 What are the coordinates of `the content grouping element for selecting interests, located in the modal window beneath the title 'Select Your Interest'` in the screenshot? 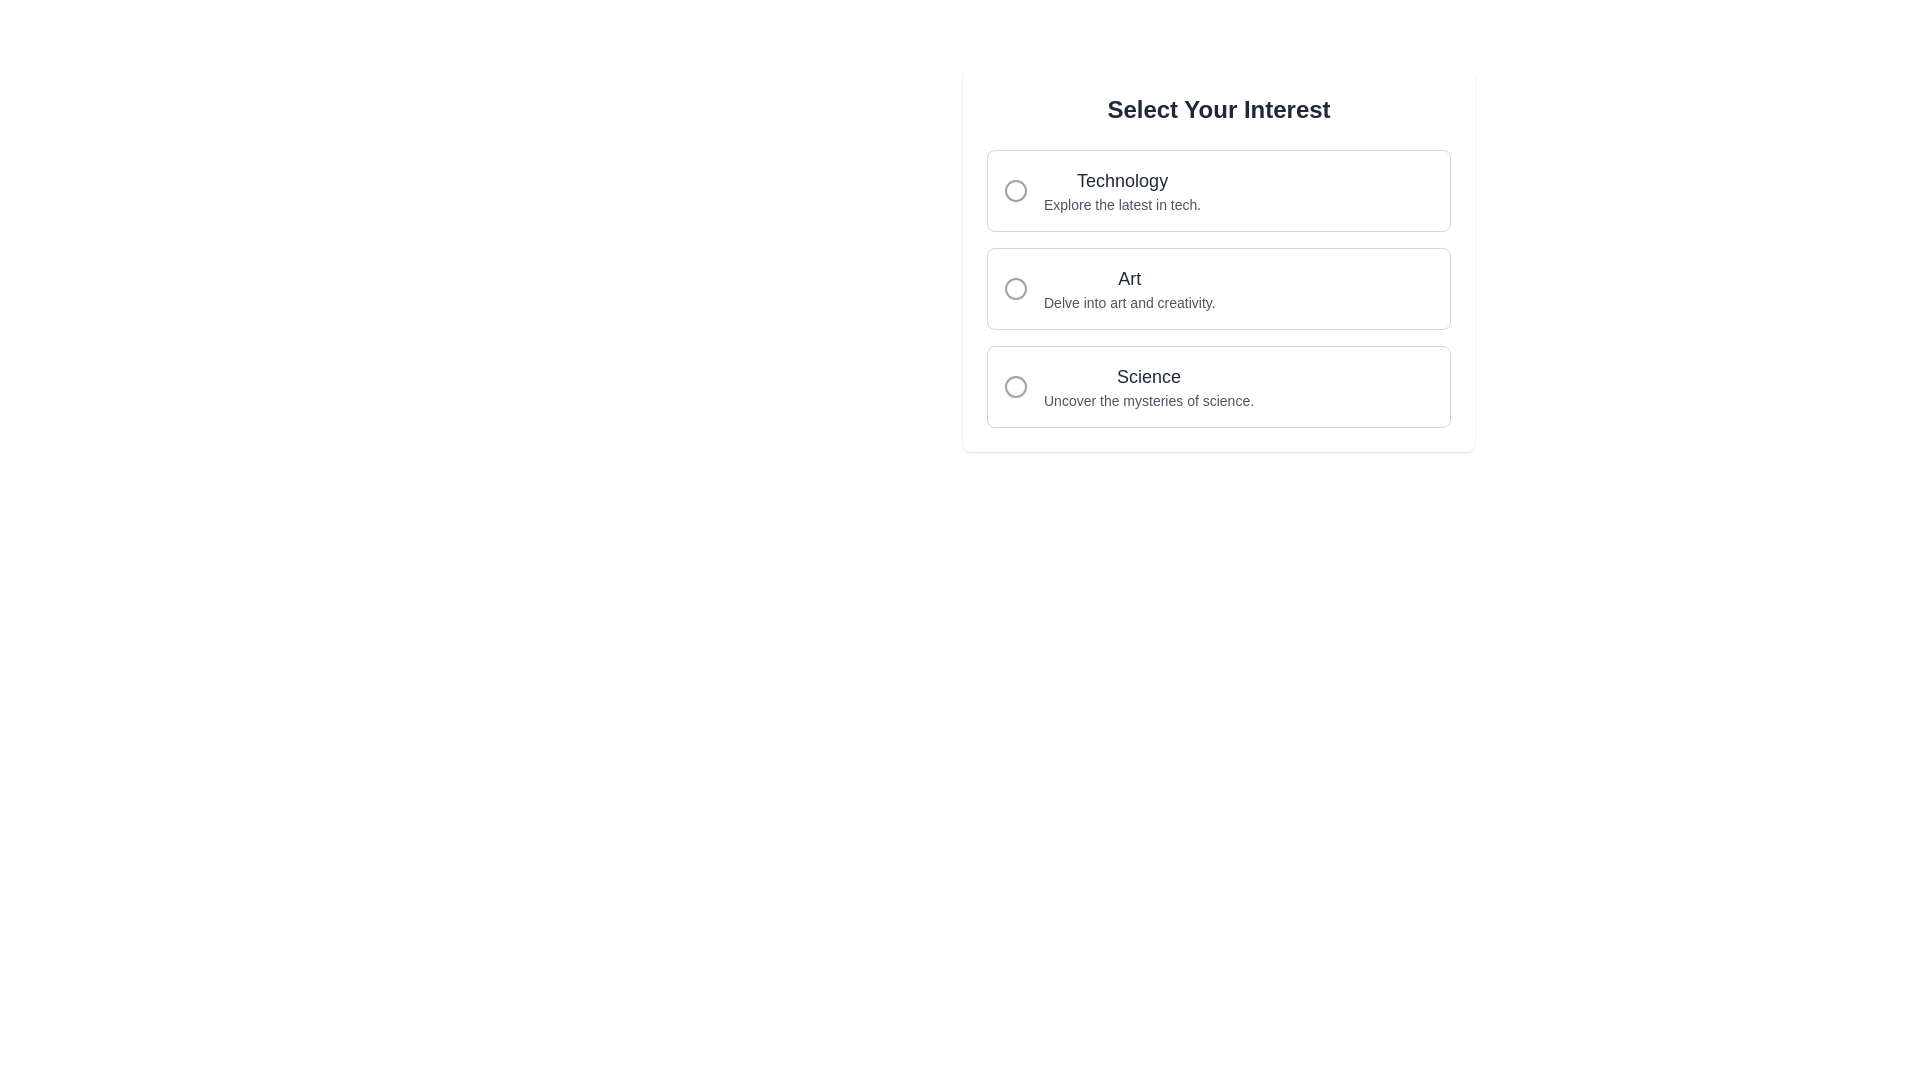 It's located at (1218, 260).